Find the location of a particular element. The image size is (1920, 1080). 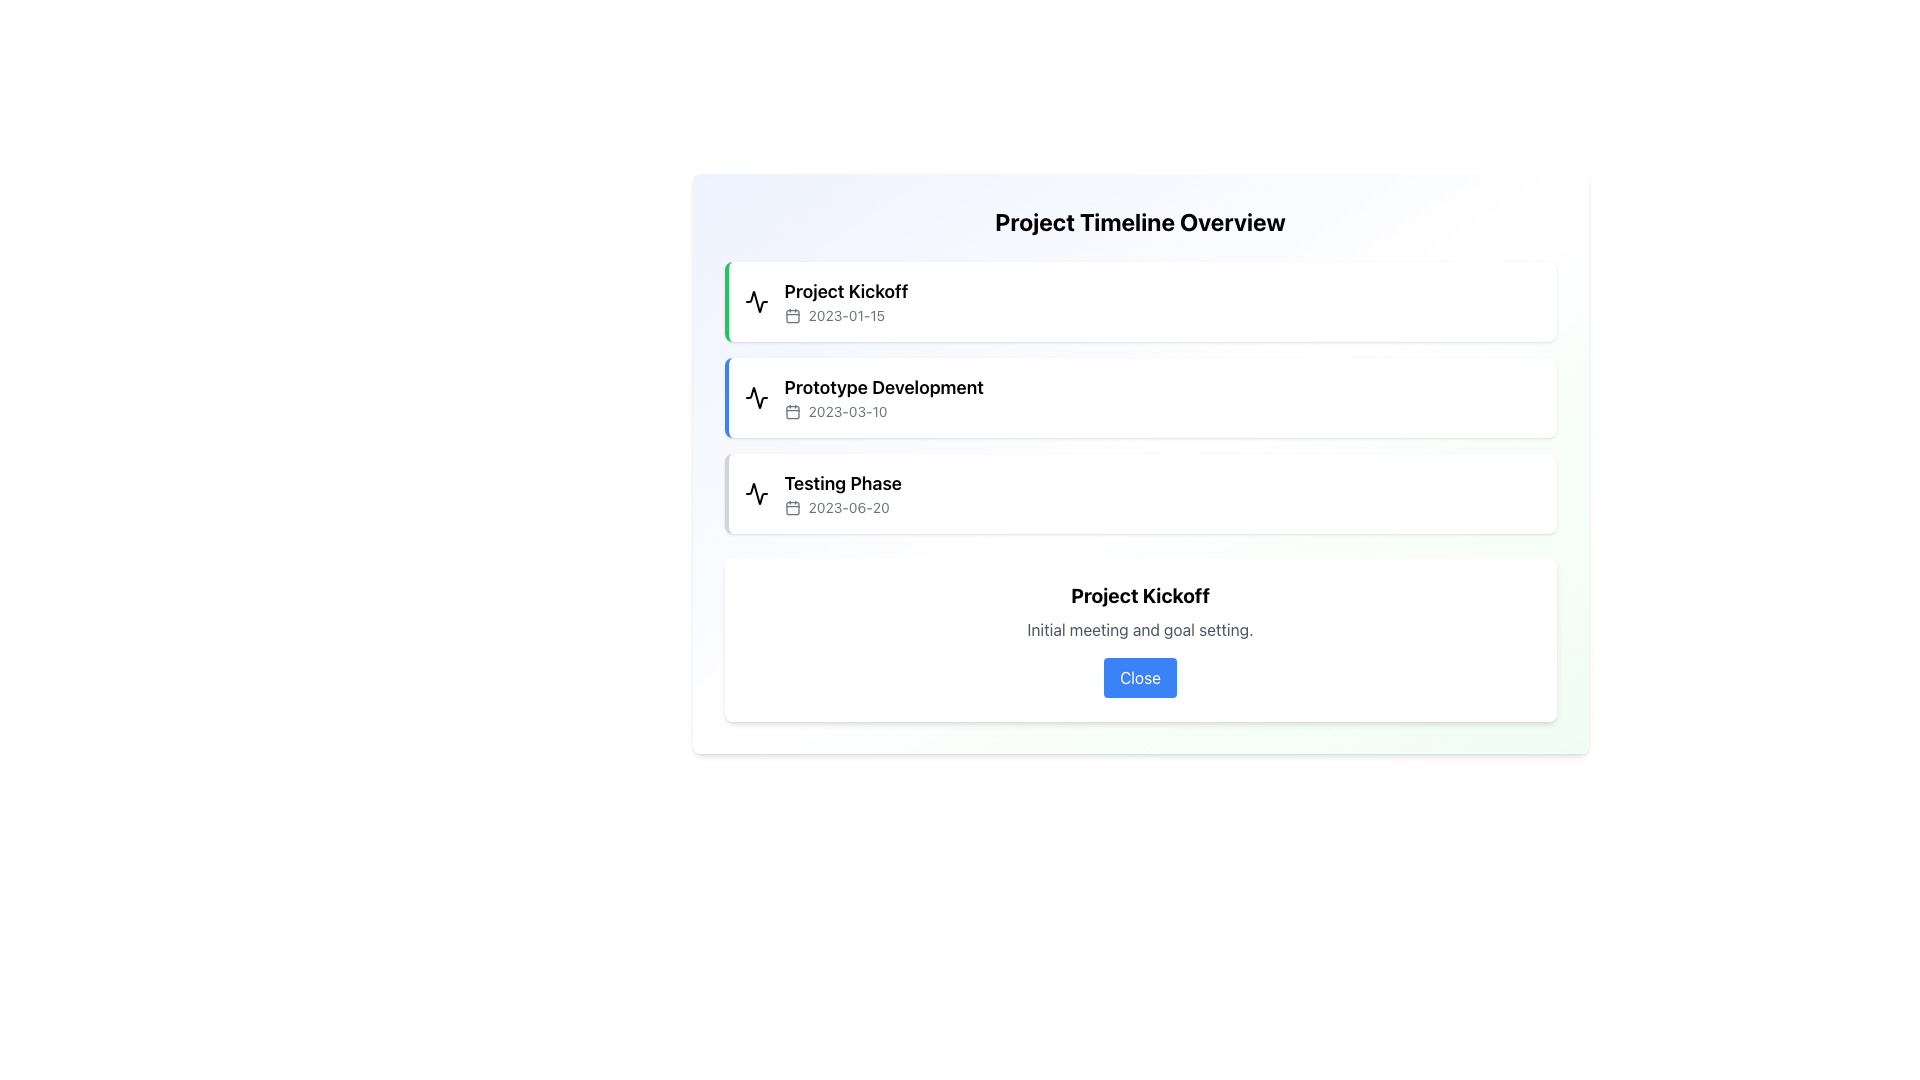

the title 'Project Timeline Overview', which is displayed in bold and large text at the top of the timeline section is located at coordinates (1140, 222).